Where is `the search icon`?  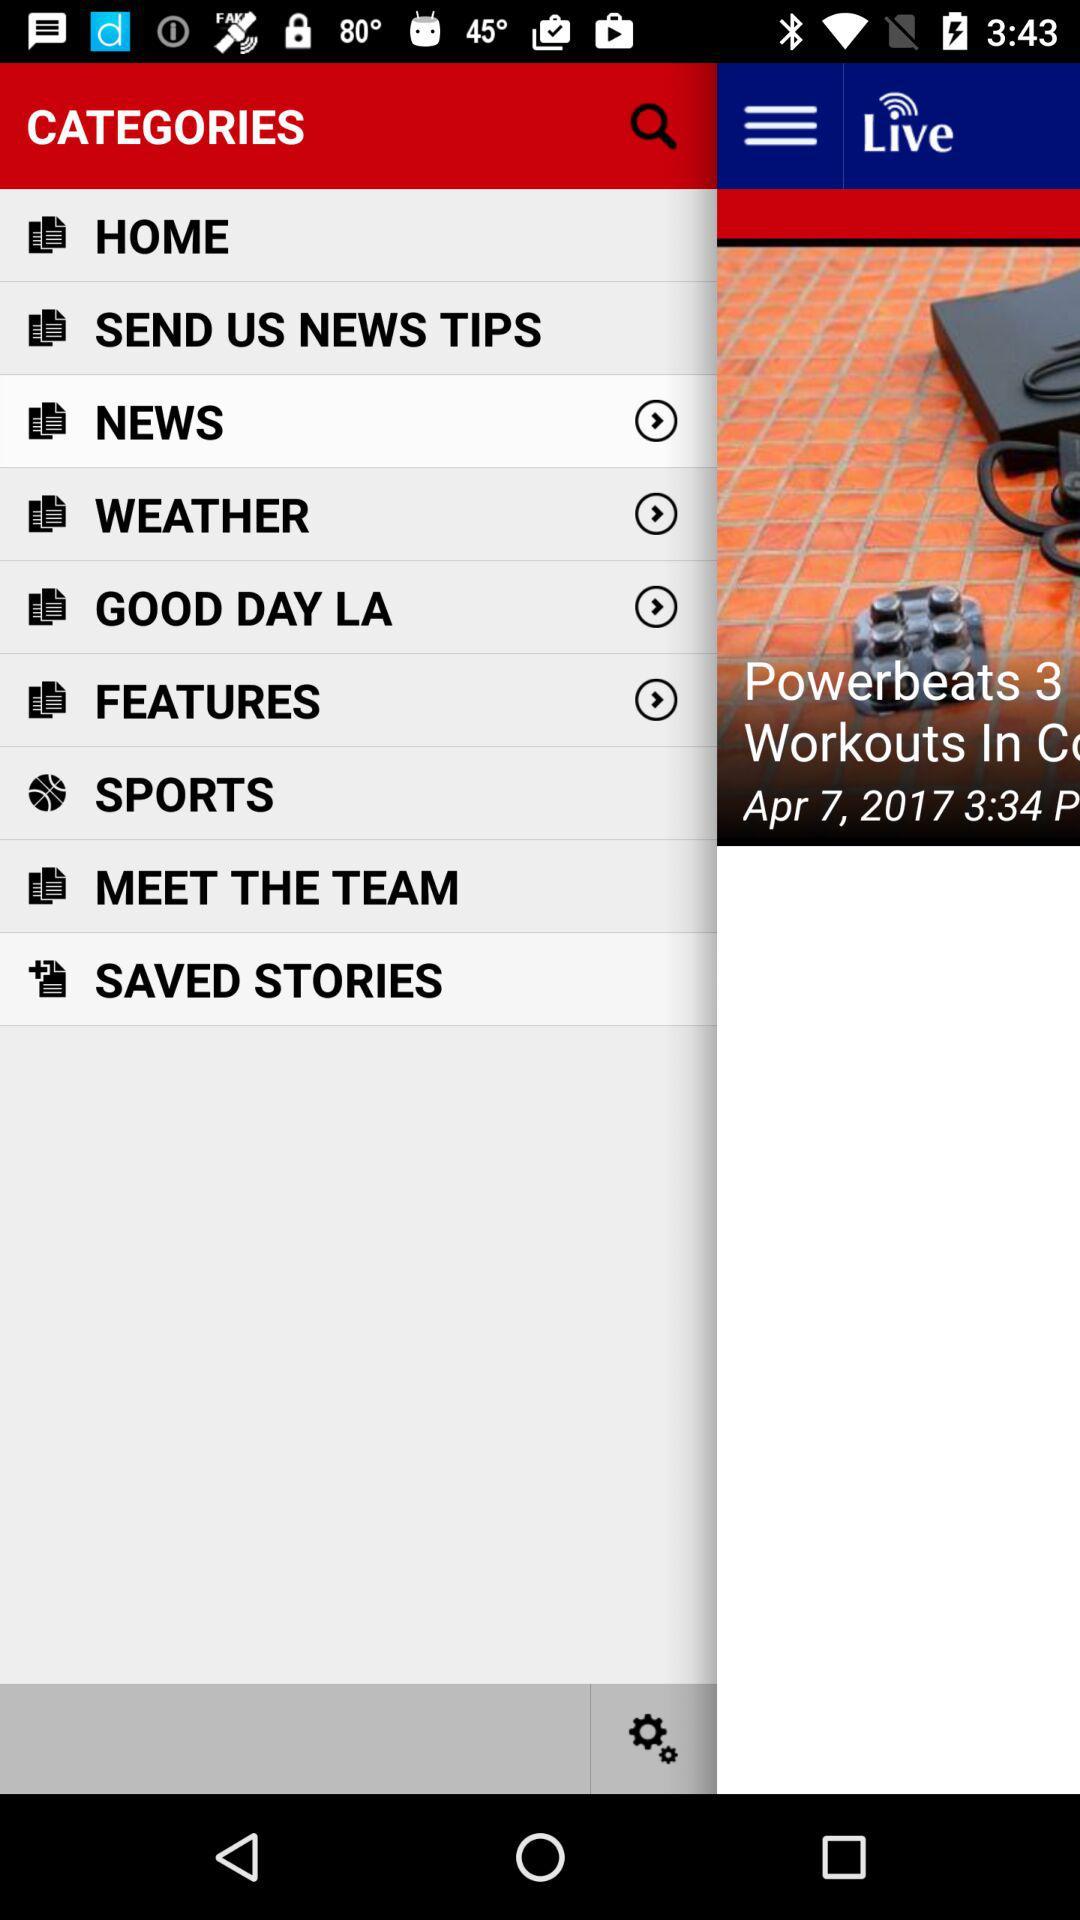 the search icon is located at coordinates (654, 124).